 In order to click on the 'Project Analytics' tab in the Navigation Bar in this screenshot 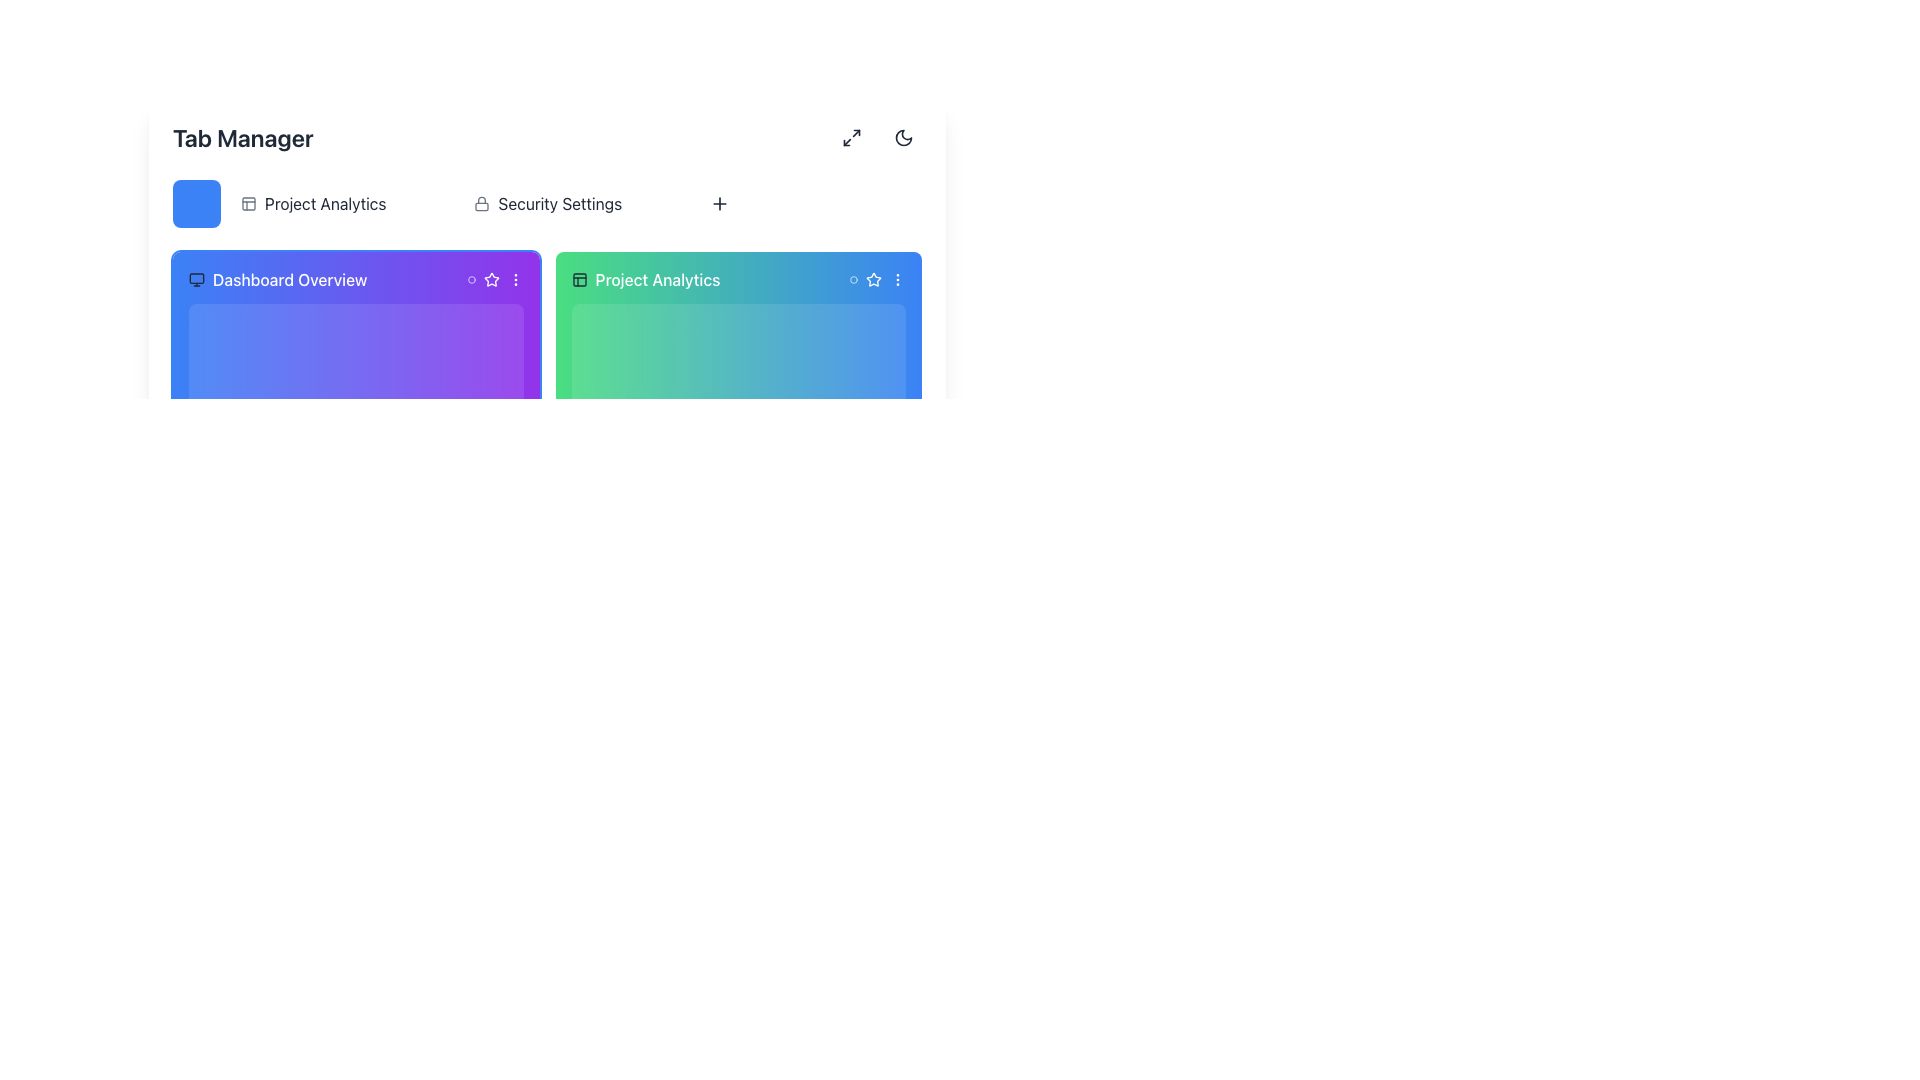, I will do `click(547, 204)`.